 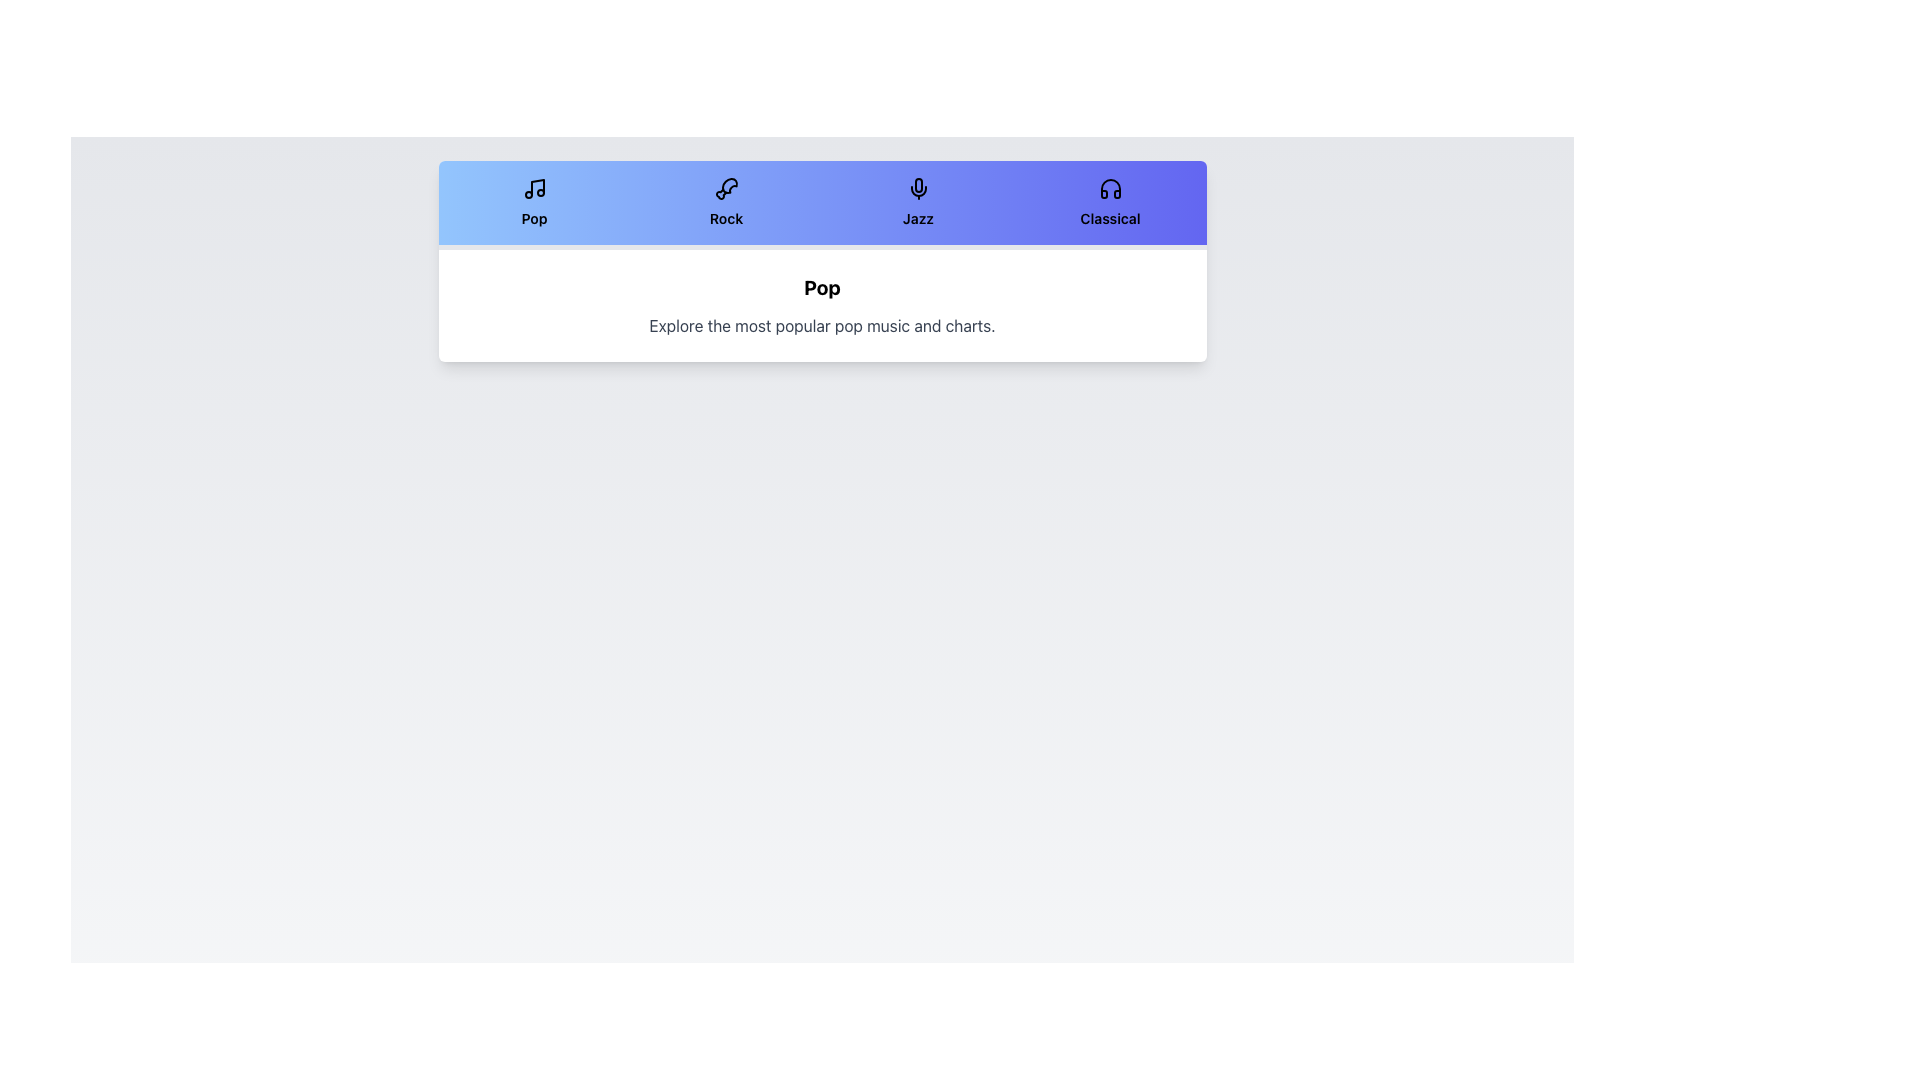 What do you see at coordinates (1109, 189) in the screenshot?
I see `the 'Classical' icon in the navigation menu, which is the fourth icon from the left, representing classical music content` at bounding box center [1109, 189].